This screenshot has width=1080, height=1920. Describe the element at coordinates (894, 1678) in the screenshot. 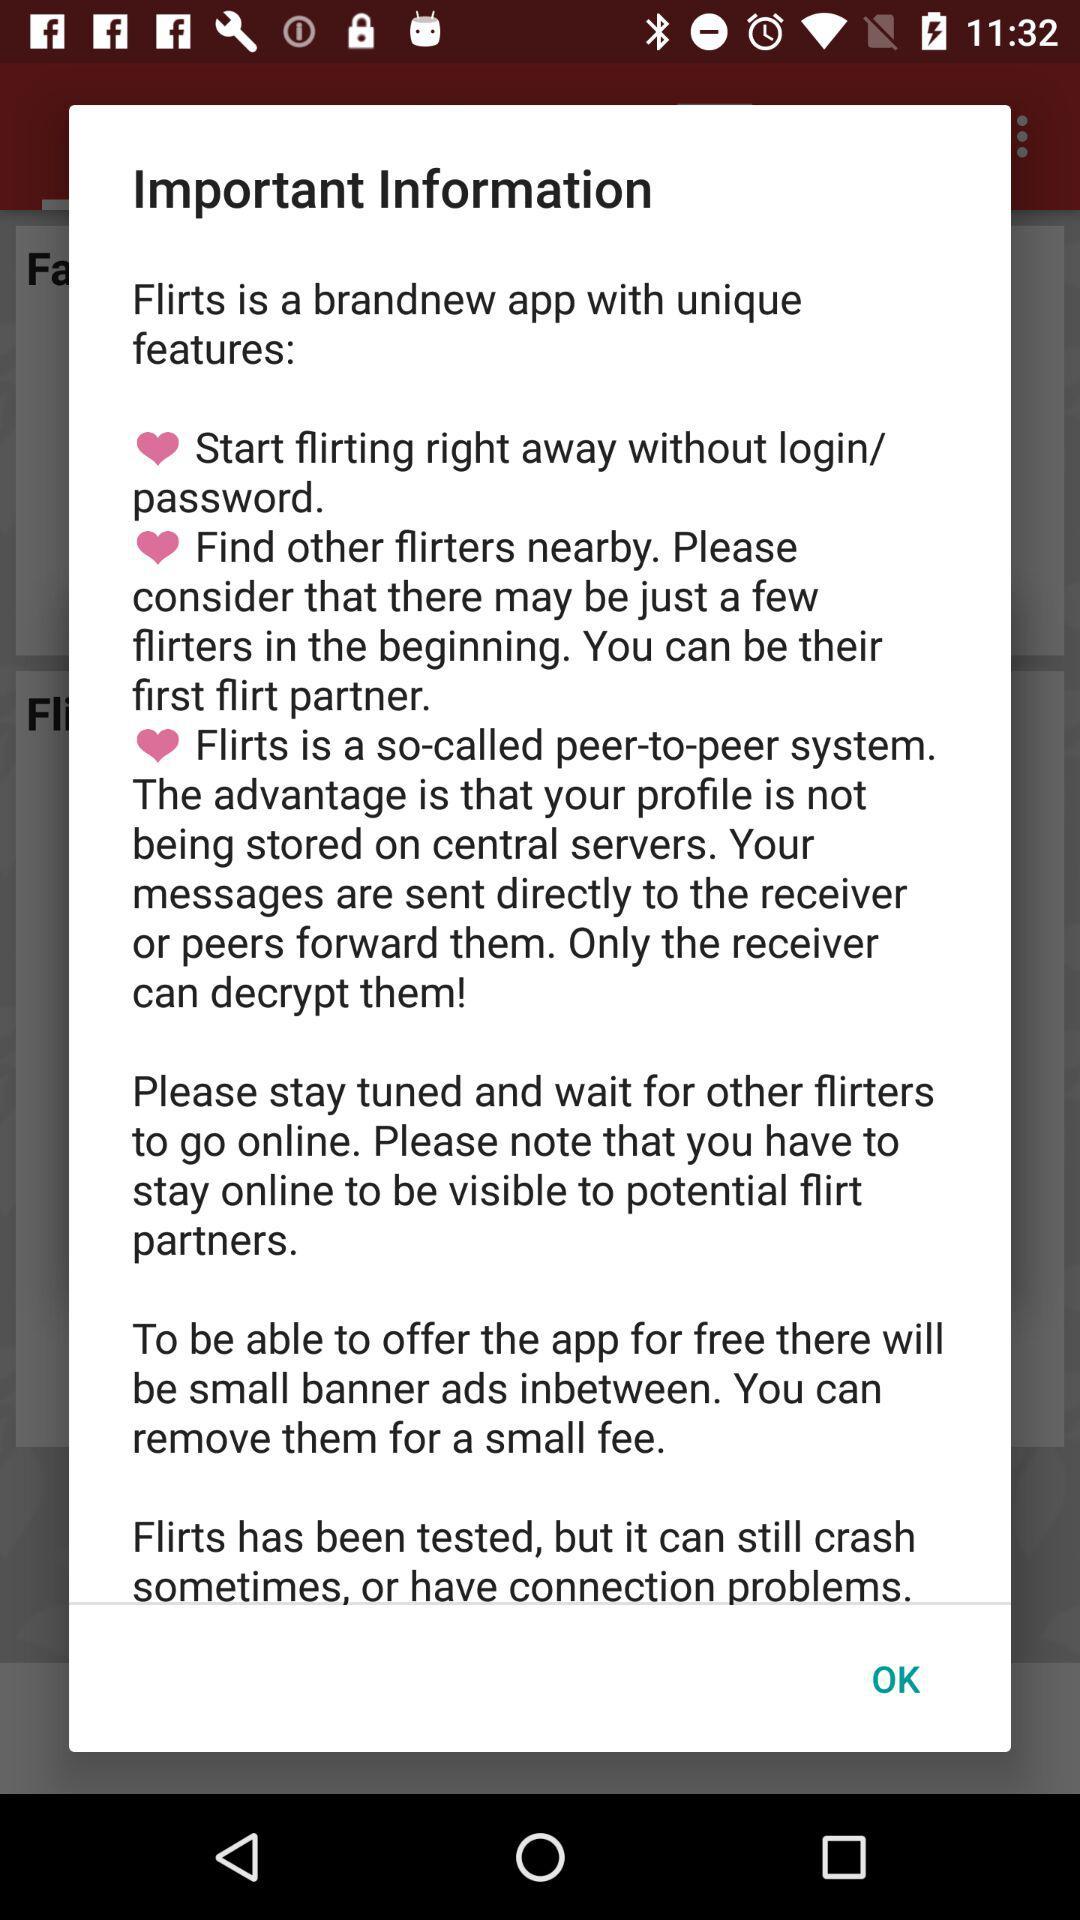

I see `the icon at the bottom right corner` at that location.